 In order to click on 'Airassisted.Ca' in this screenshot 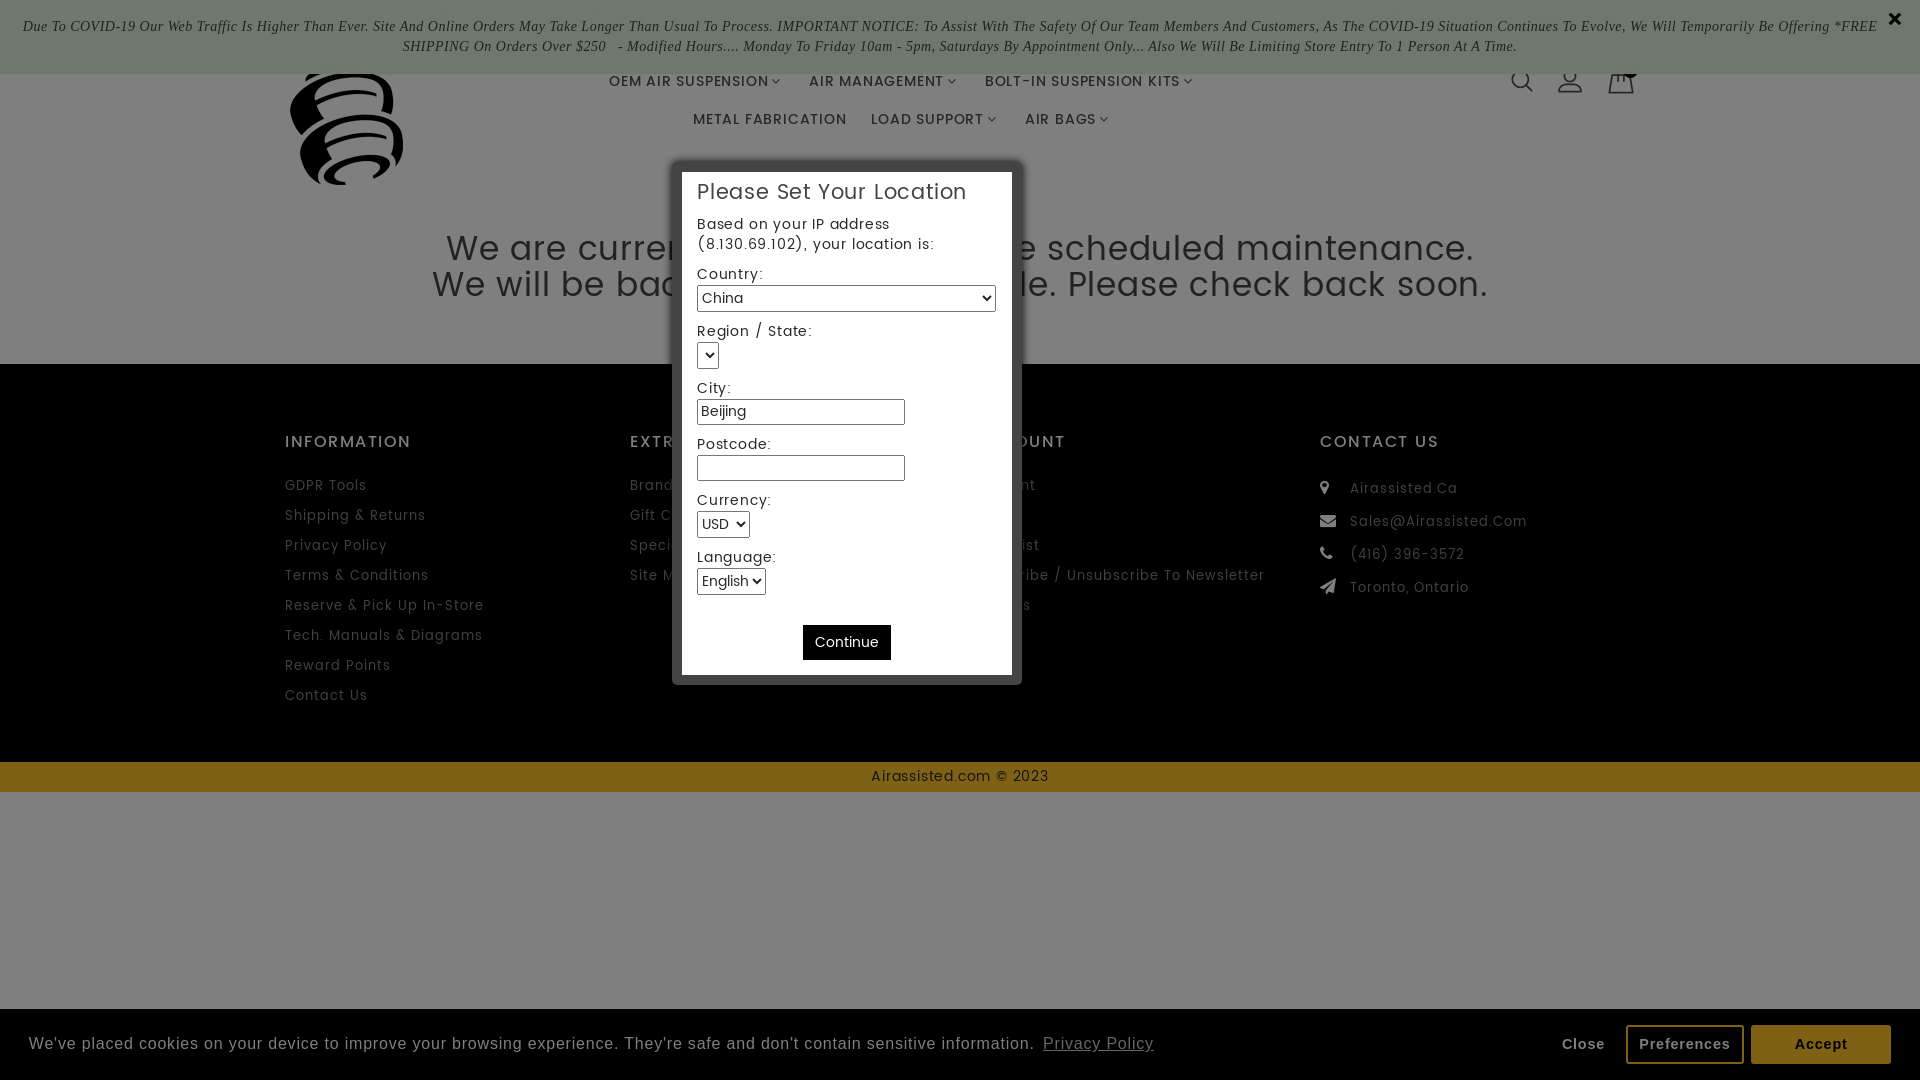, I will do `click(1349, 489)`.